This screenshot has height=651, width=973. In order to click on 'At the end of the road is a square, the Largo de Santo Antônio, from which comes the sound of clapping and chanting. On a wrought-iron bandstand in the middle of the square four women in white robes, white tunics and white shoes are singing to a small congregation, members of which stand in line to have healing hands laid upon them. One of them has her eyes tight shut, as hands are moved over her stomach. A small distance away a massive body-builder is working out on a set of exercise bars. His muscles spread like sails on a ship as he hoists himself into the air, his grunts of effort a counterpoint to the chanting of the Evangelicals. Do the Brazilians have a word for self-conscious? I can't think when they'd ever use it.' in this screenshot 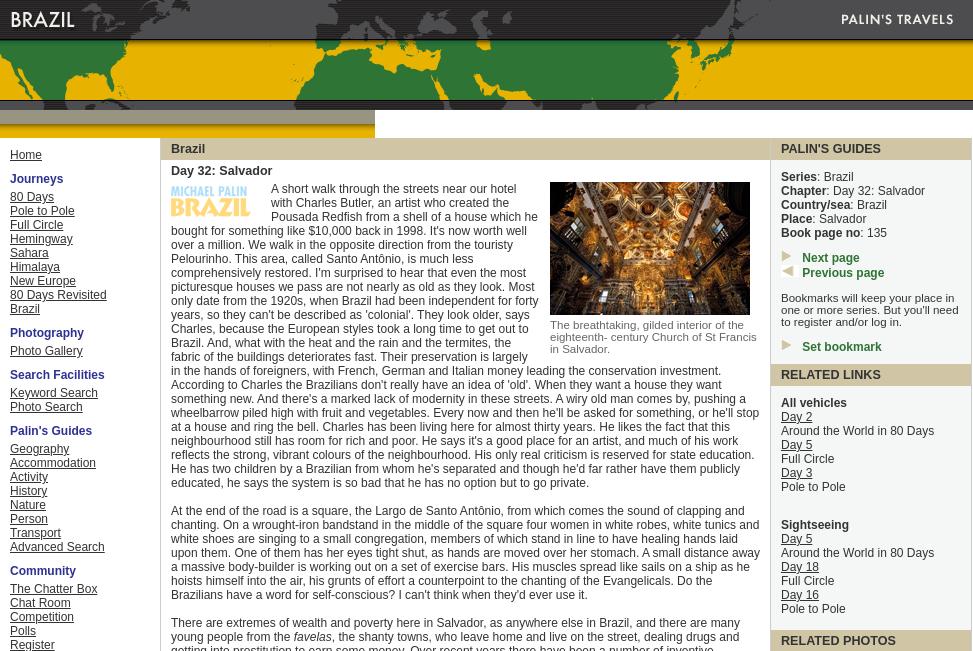, I will do `click(464, 553)`.